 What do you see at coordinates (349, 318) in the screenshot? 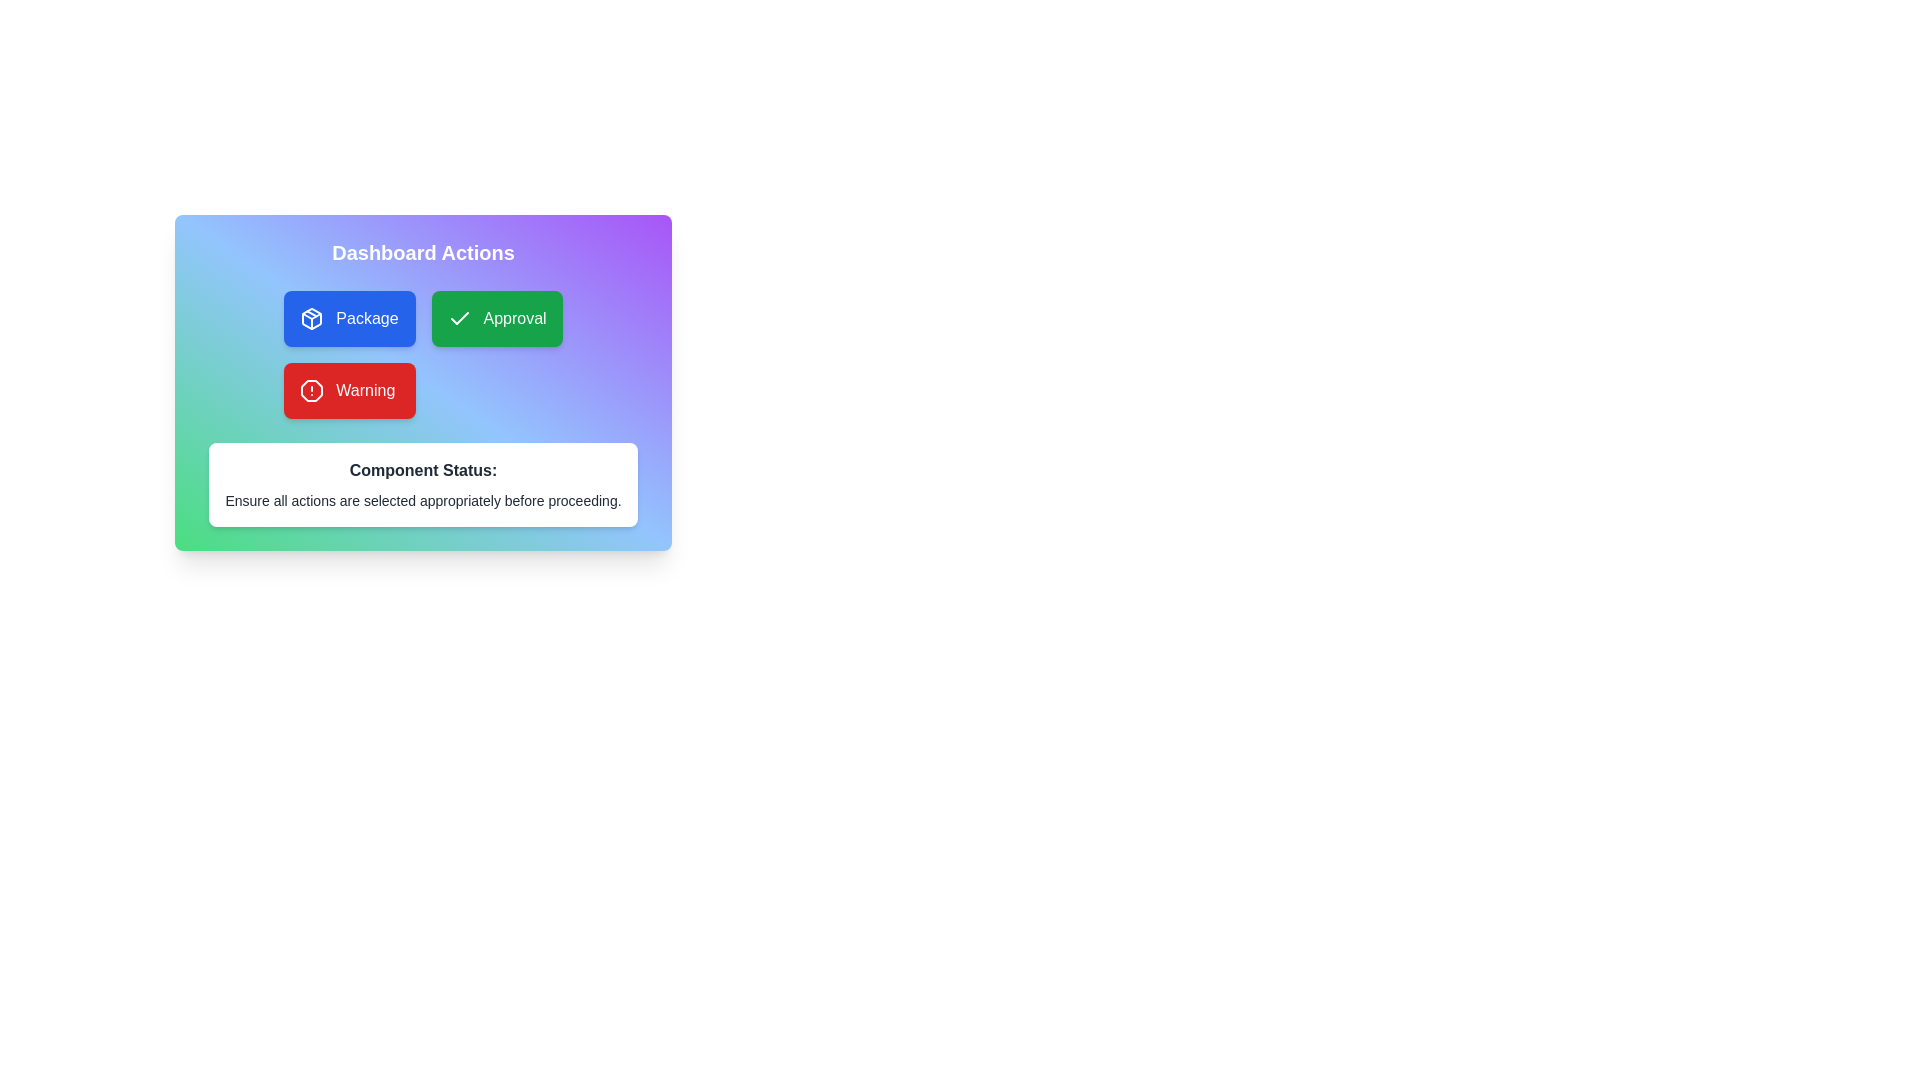
I see `the blue 'Package' button with rounded corners and white text` at bounding box center [349, 318].